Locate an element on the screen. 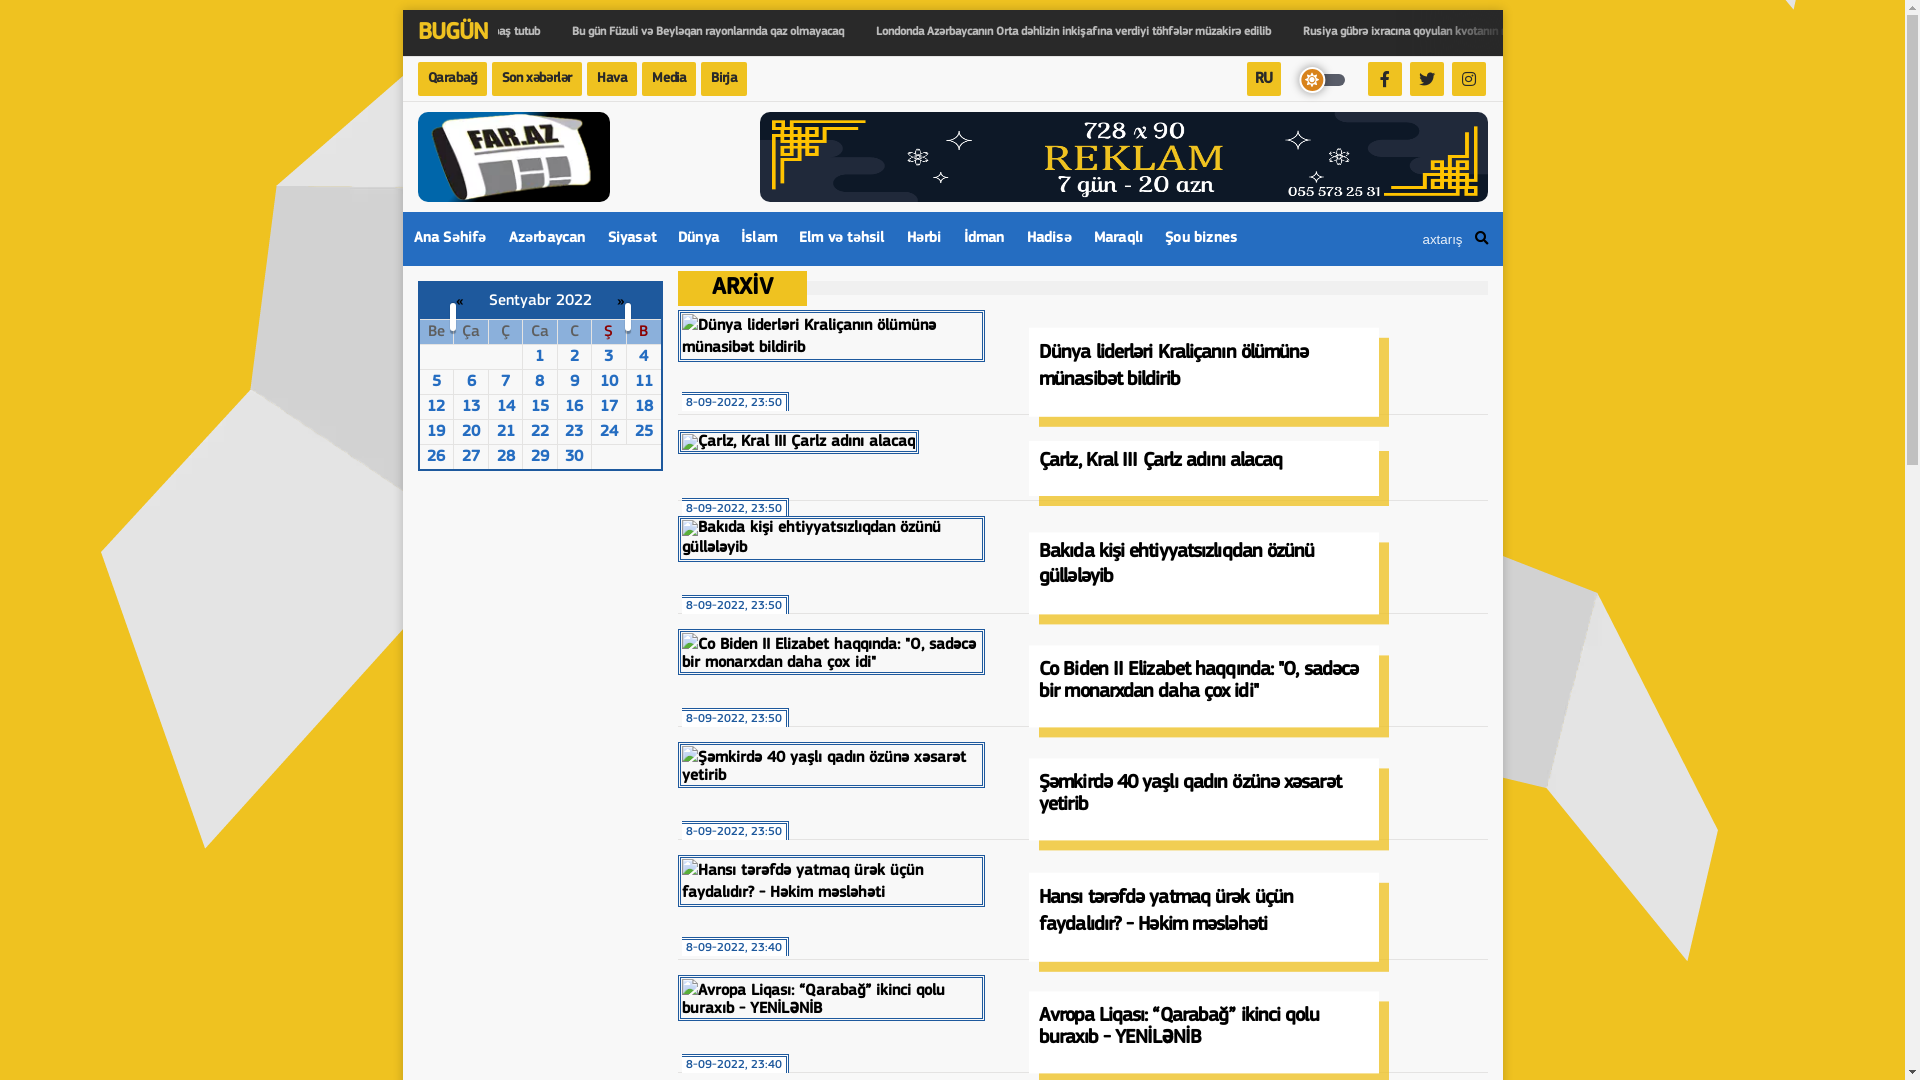 This screenshot has height=1080, width=1920. 'RU' is located at coordinates (1262, 77).